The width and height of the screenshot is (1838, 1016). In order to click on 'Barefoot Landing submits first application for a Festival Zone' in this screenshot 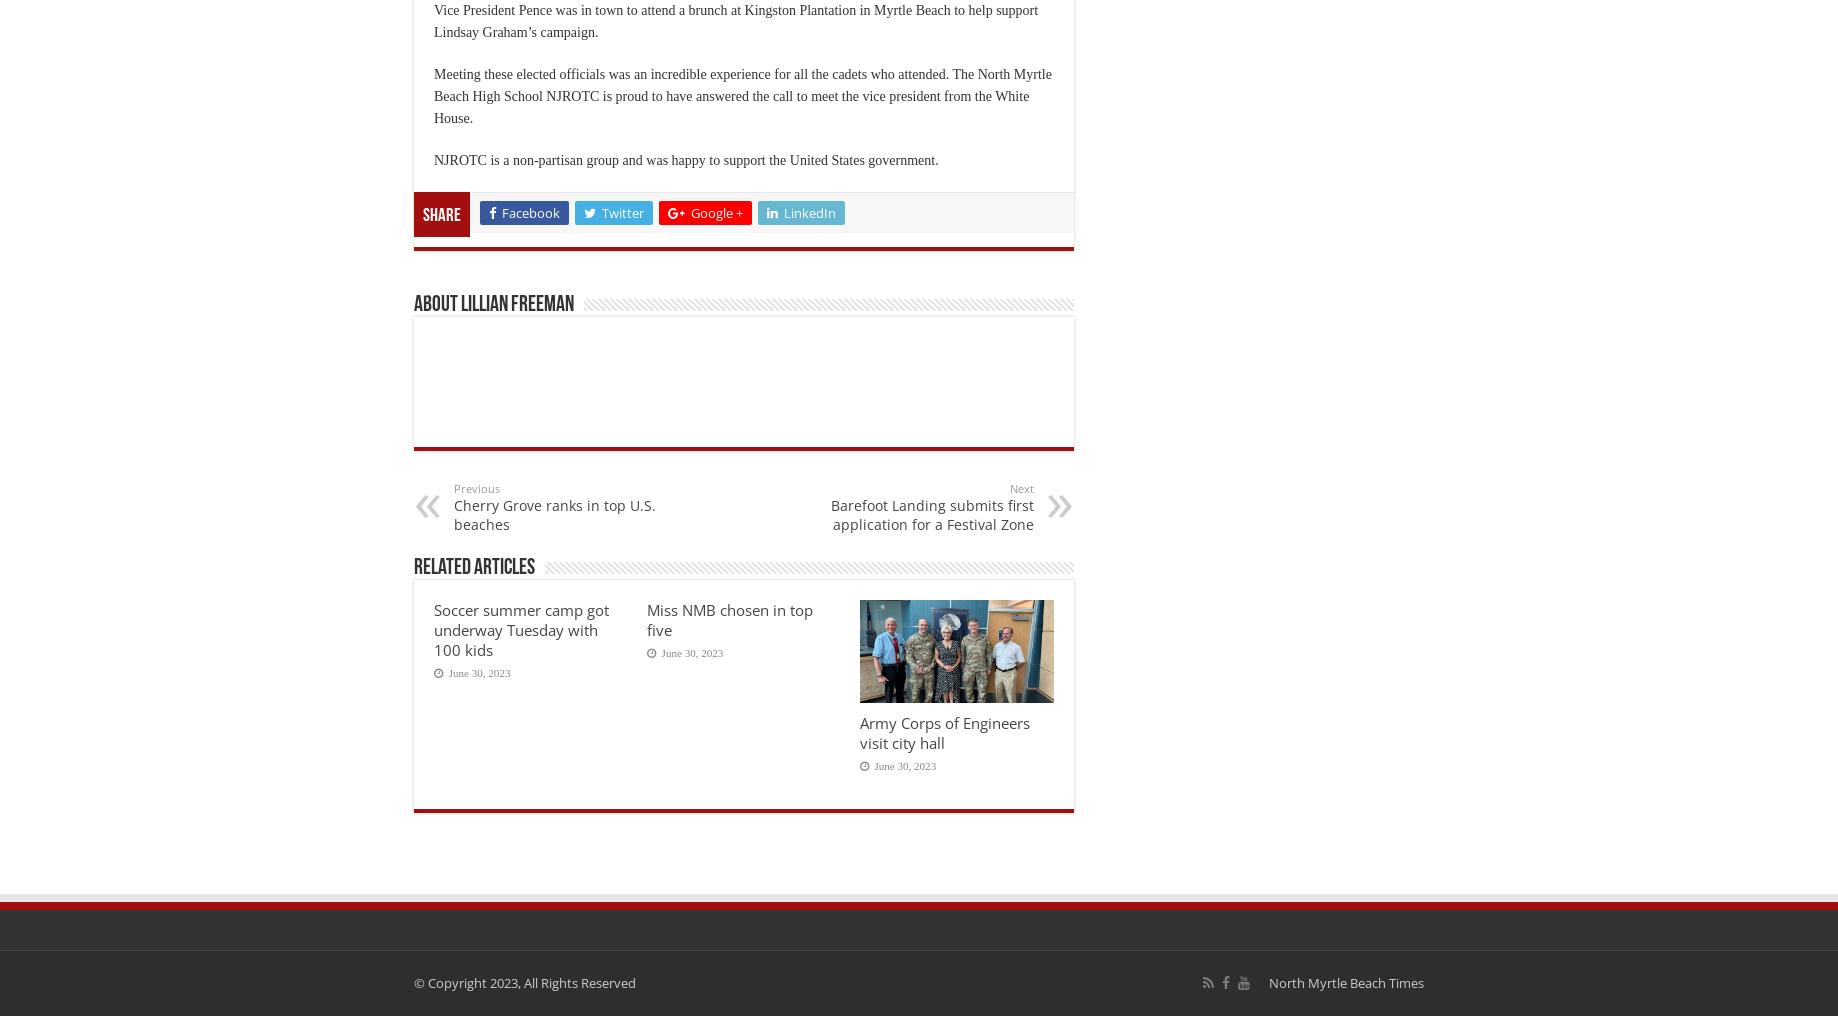, I will do `click(932, 512)`.